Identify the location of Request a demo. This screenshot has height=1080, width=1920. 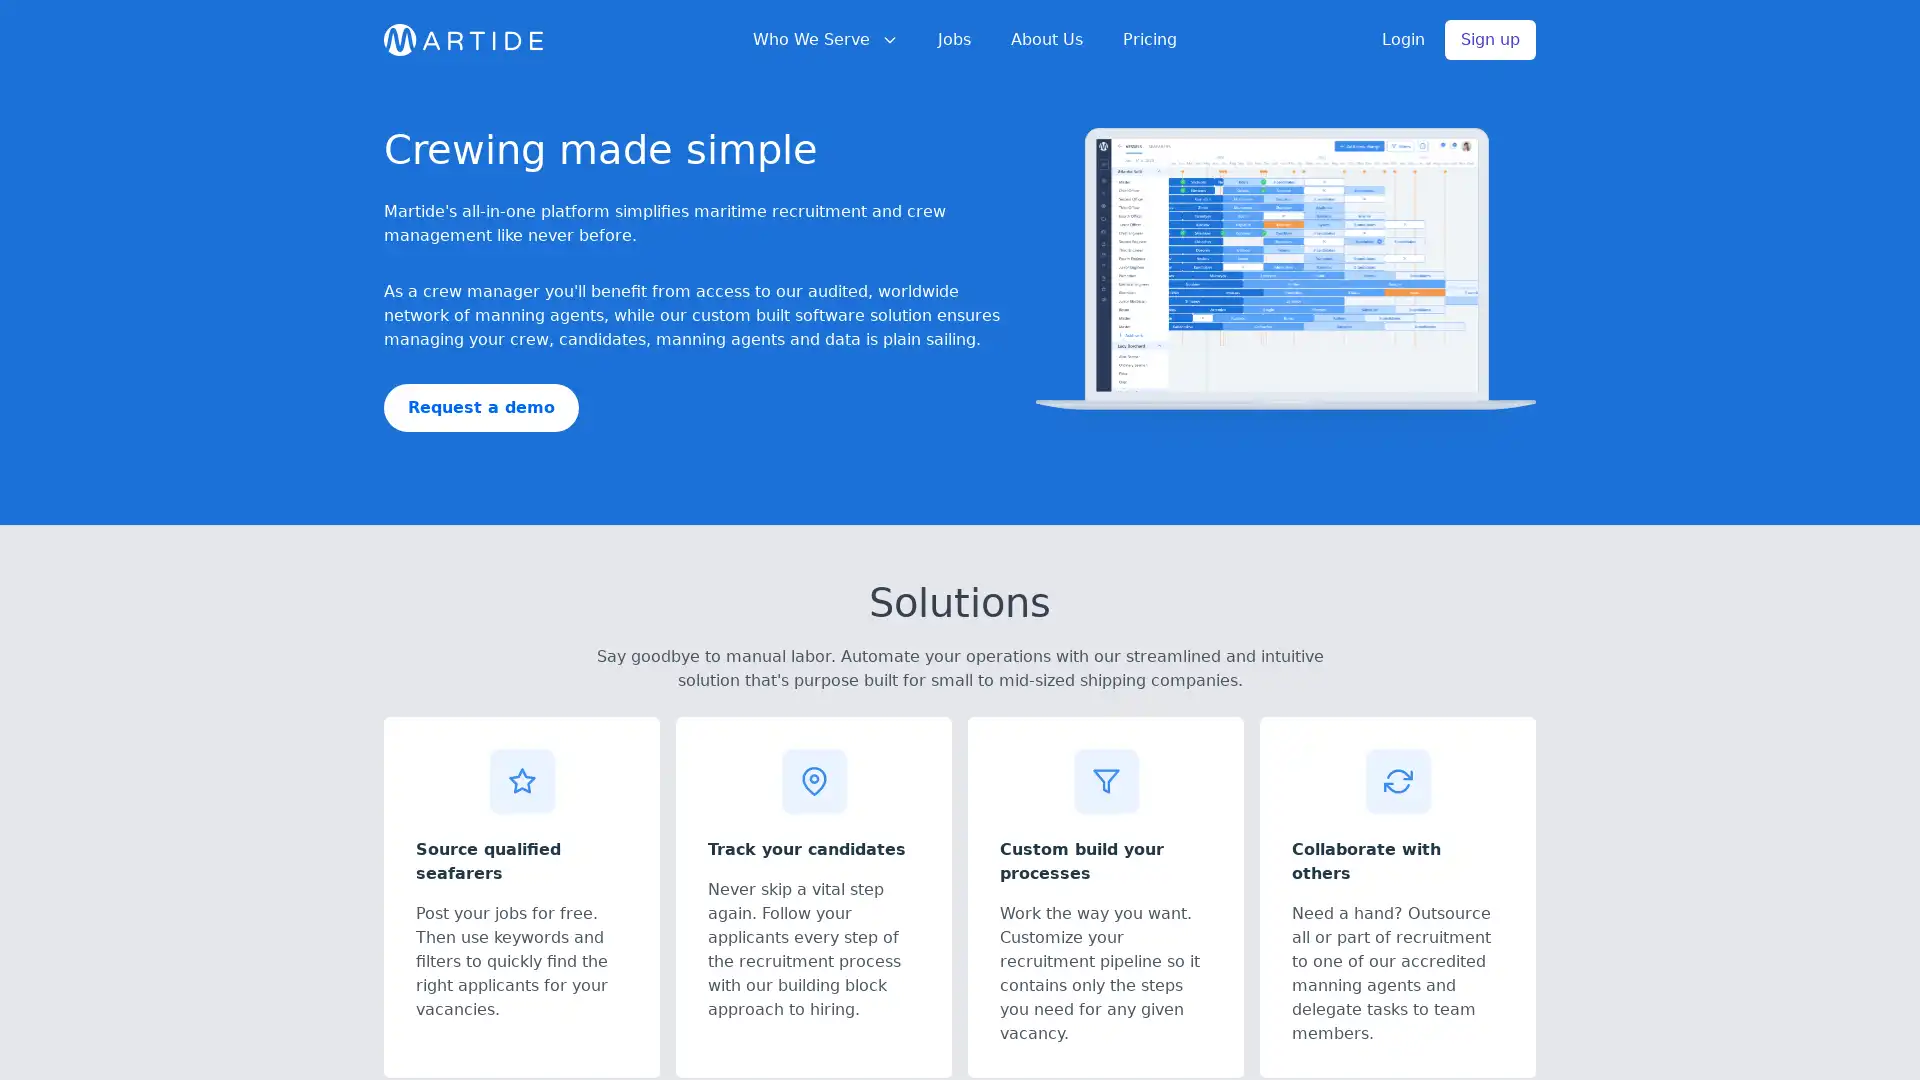
(481, 407).